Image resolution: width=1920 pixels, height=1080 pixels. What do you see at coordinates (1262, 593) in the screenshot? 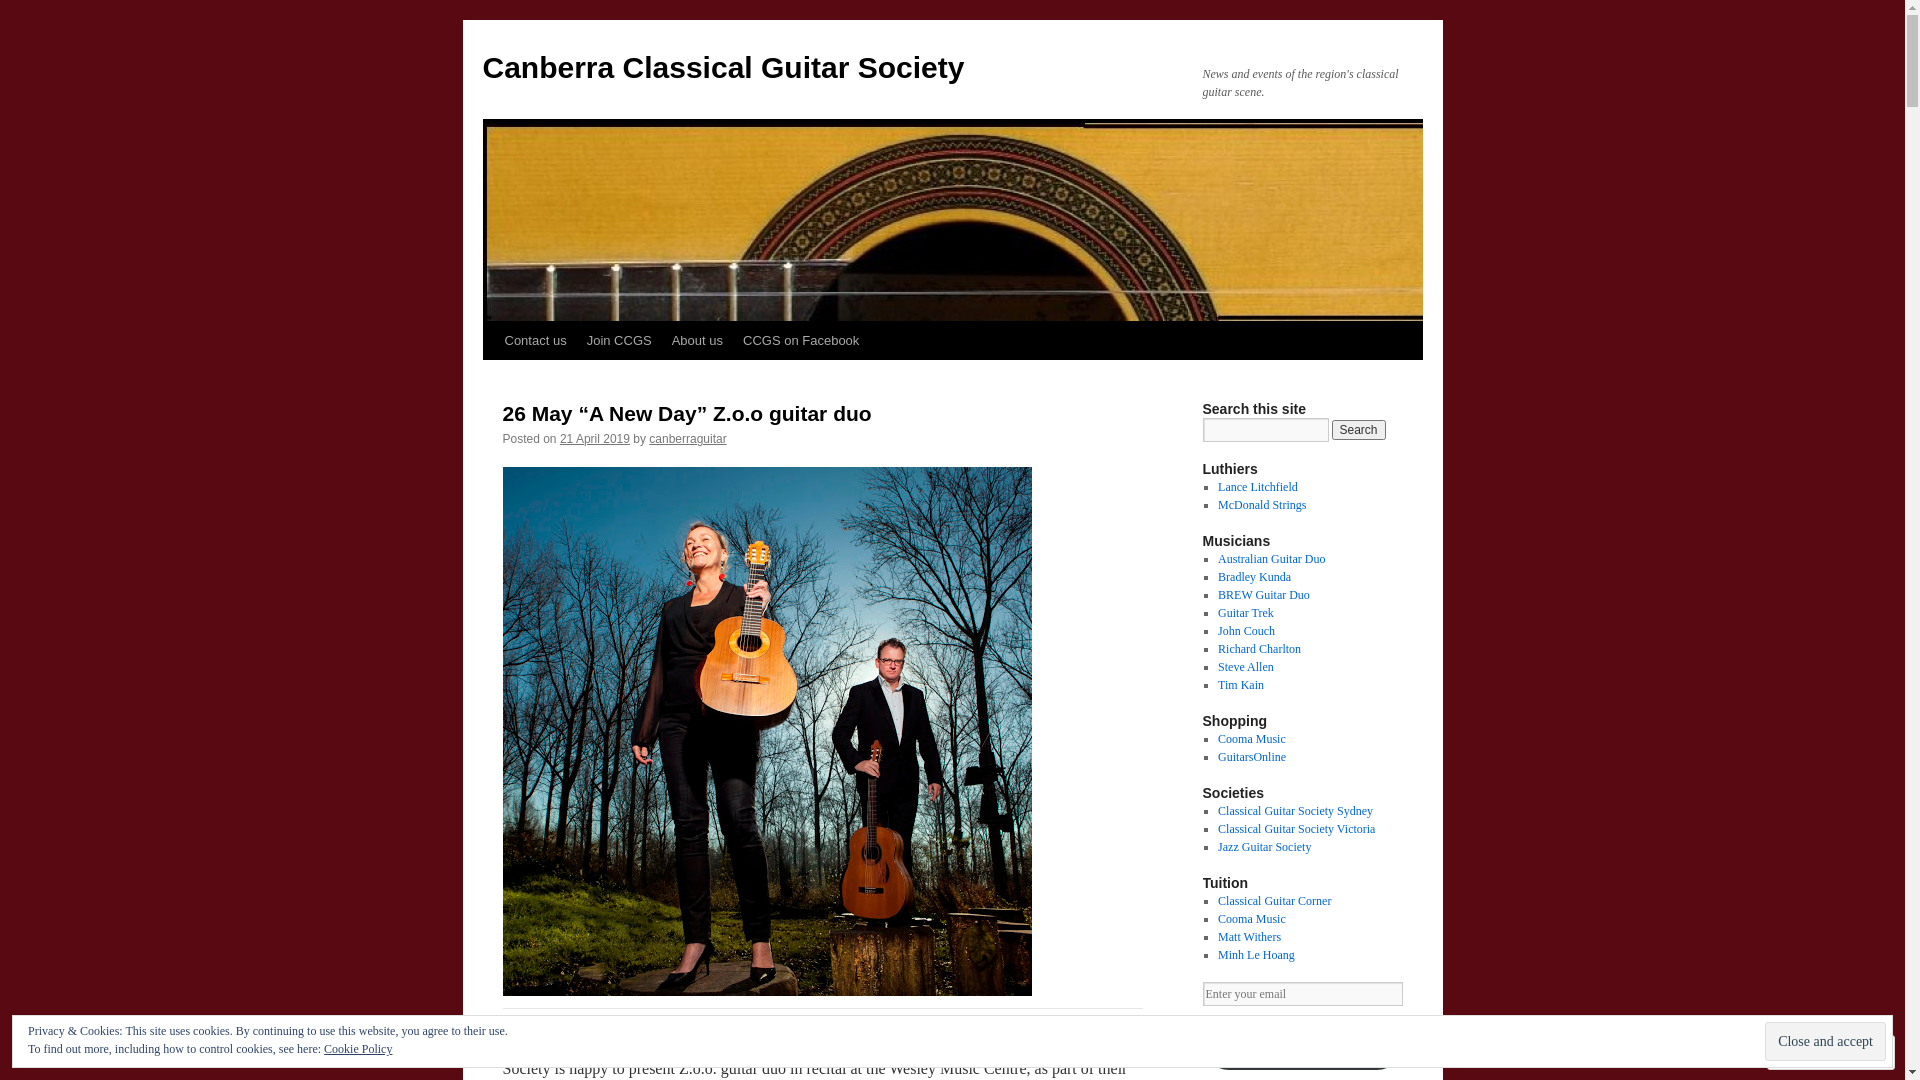
I see `'BREW Guitar Duo'` at bounding box center [1262, 593].